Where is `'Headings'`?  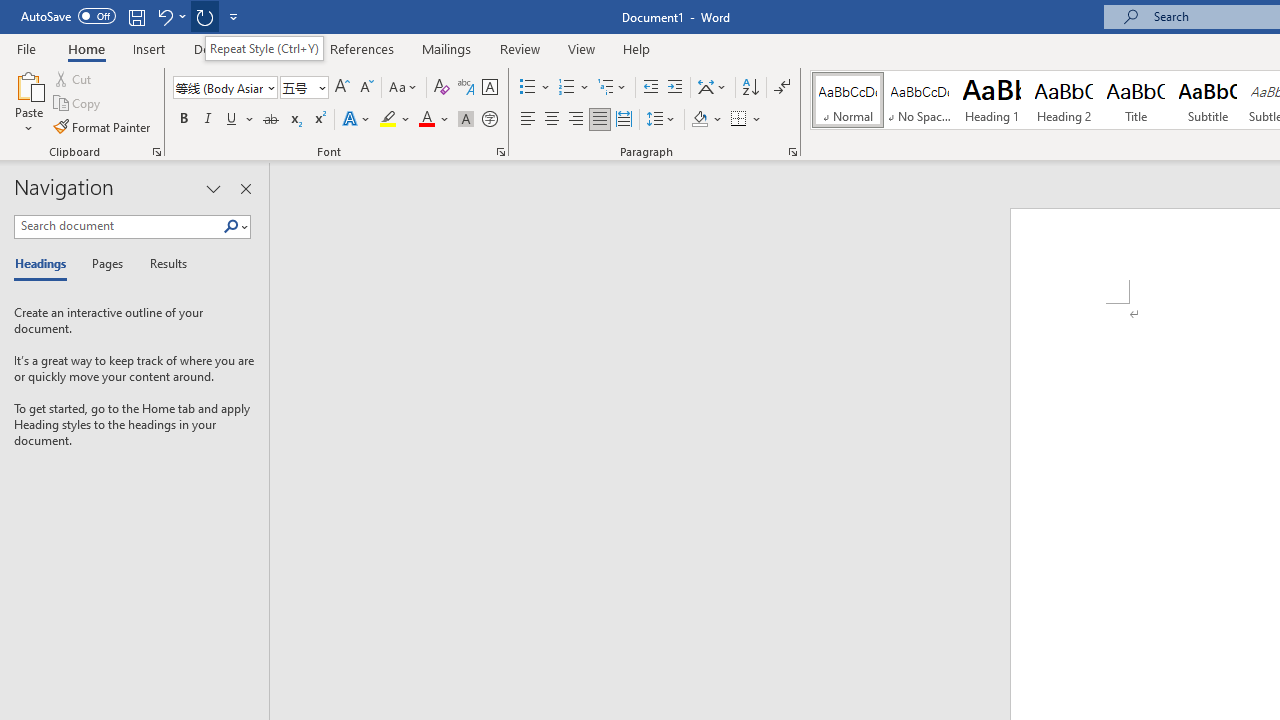
'Headings' is located at coordinates (45, 264).